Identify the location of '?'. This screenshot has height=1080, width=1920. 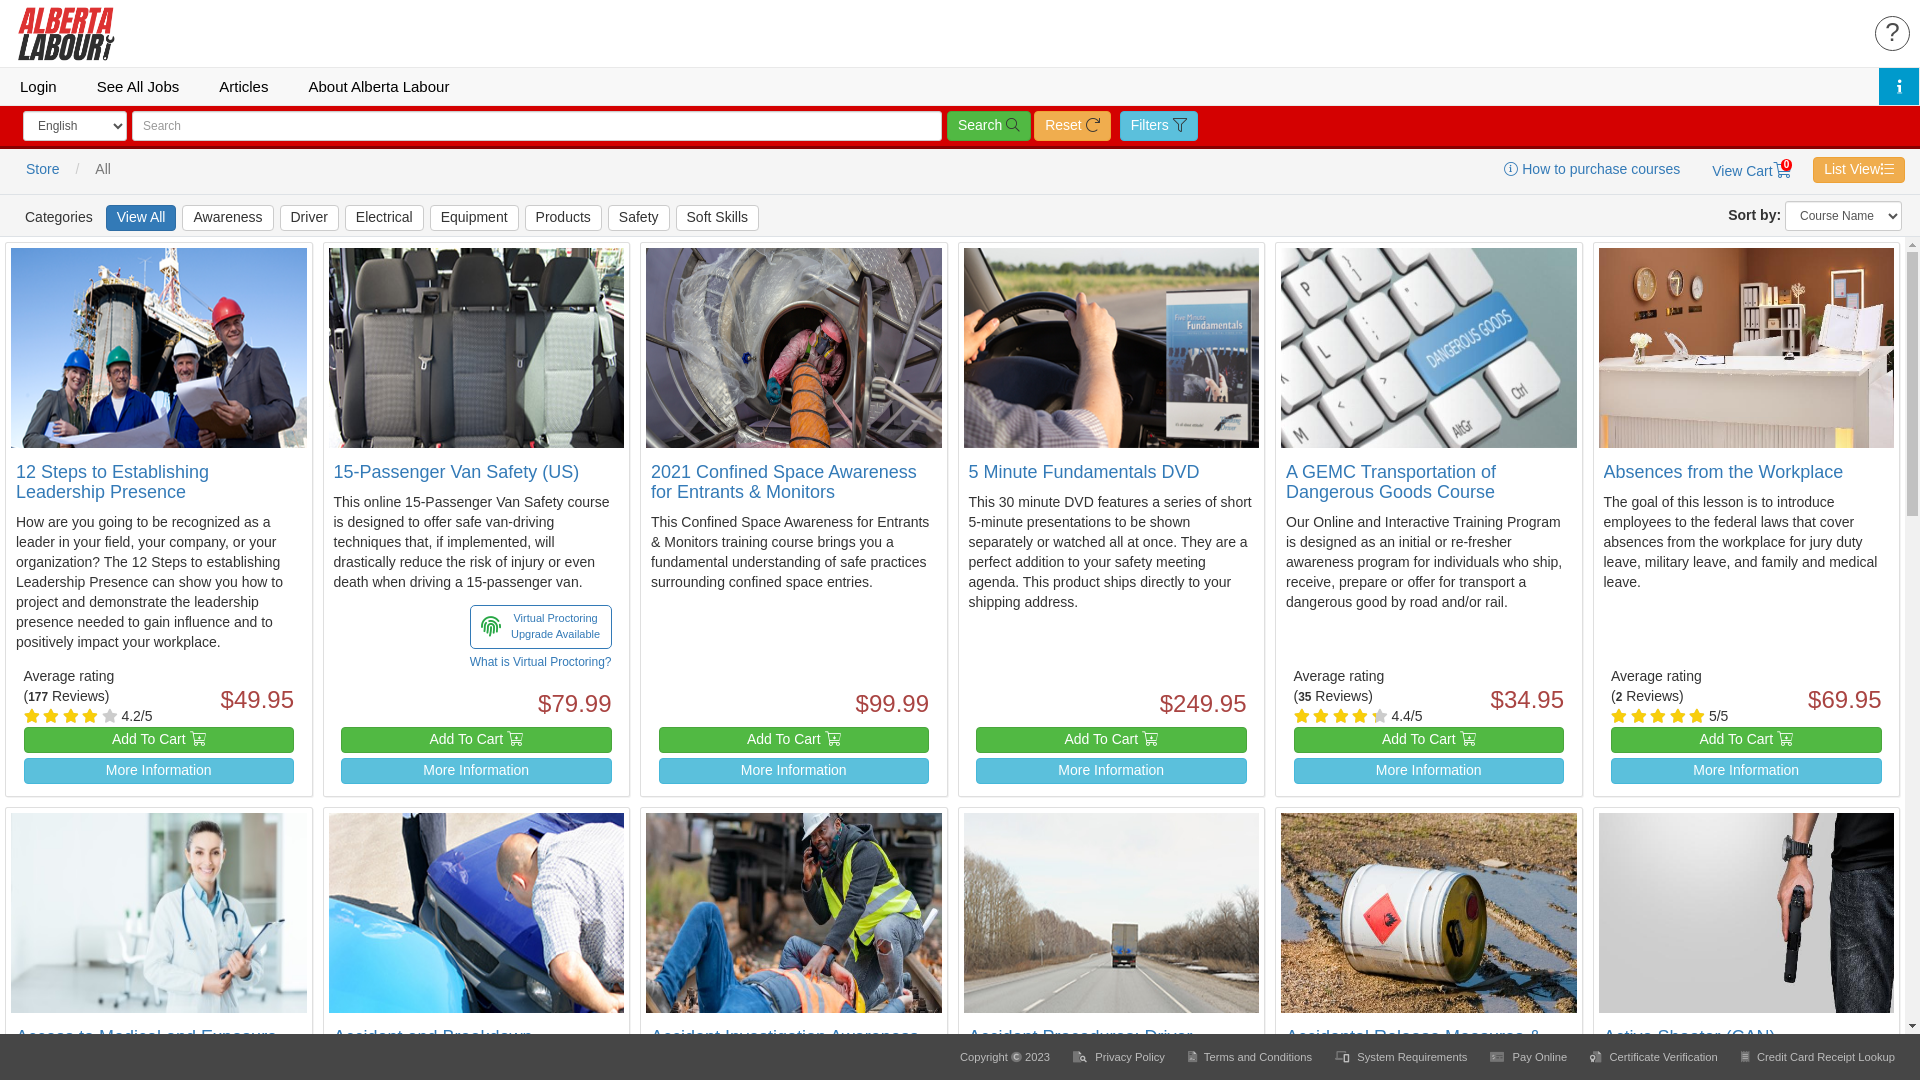
(1891, 33).